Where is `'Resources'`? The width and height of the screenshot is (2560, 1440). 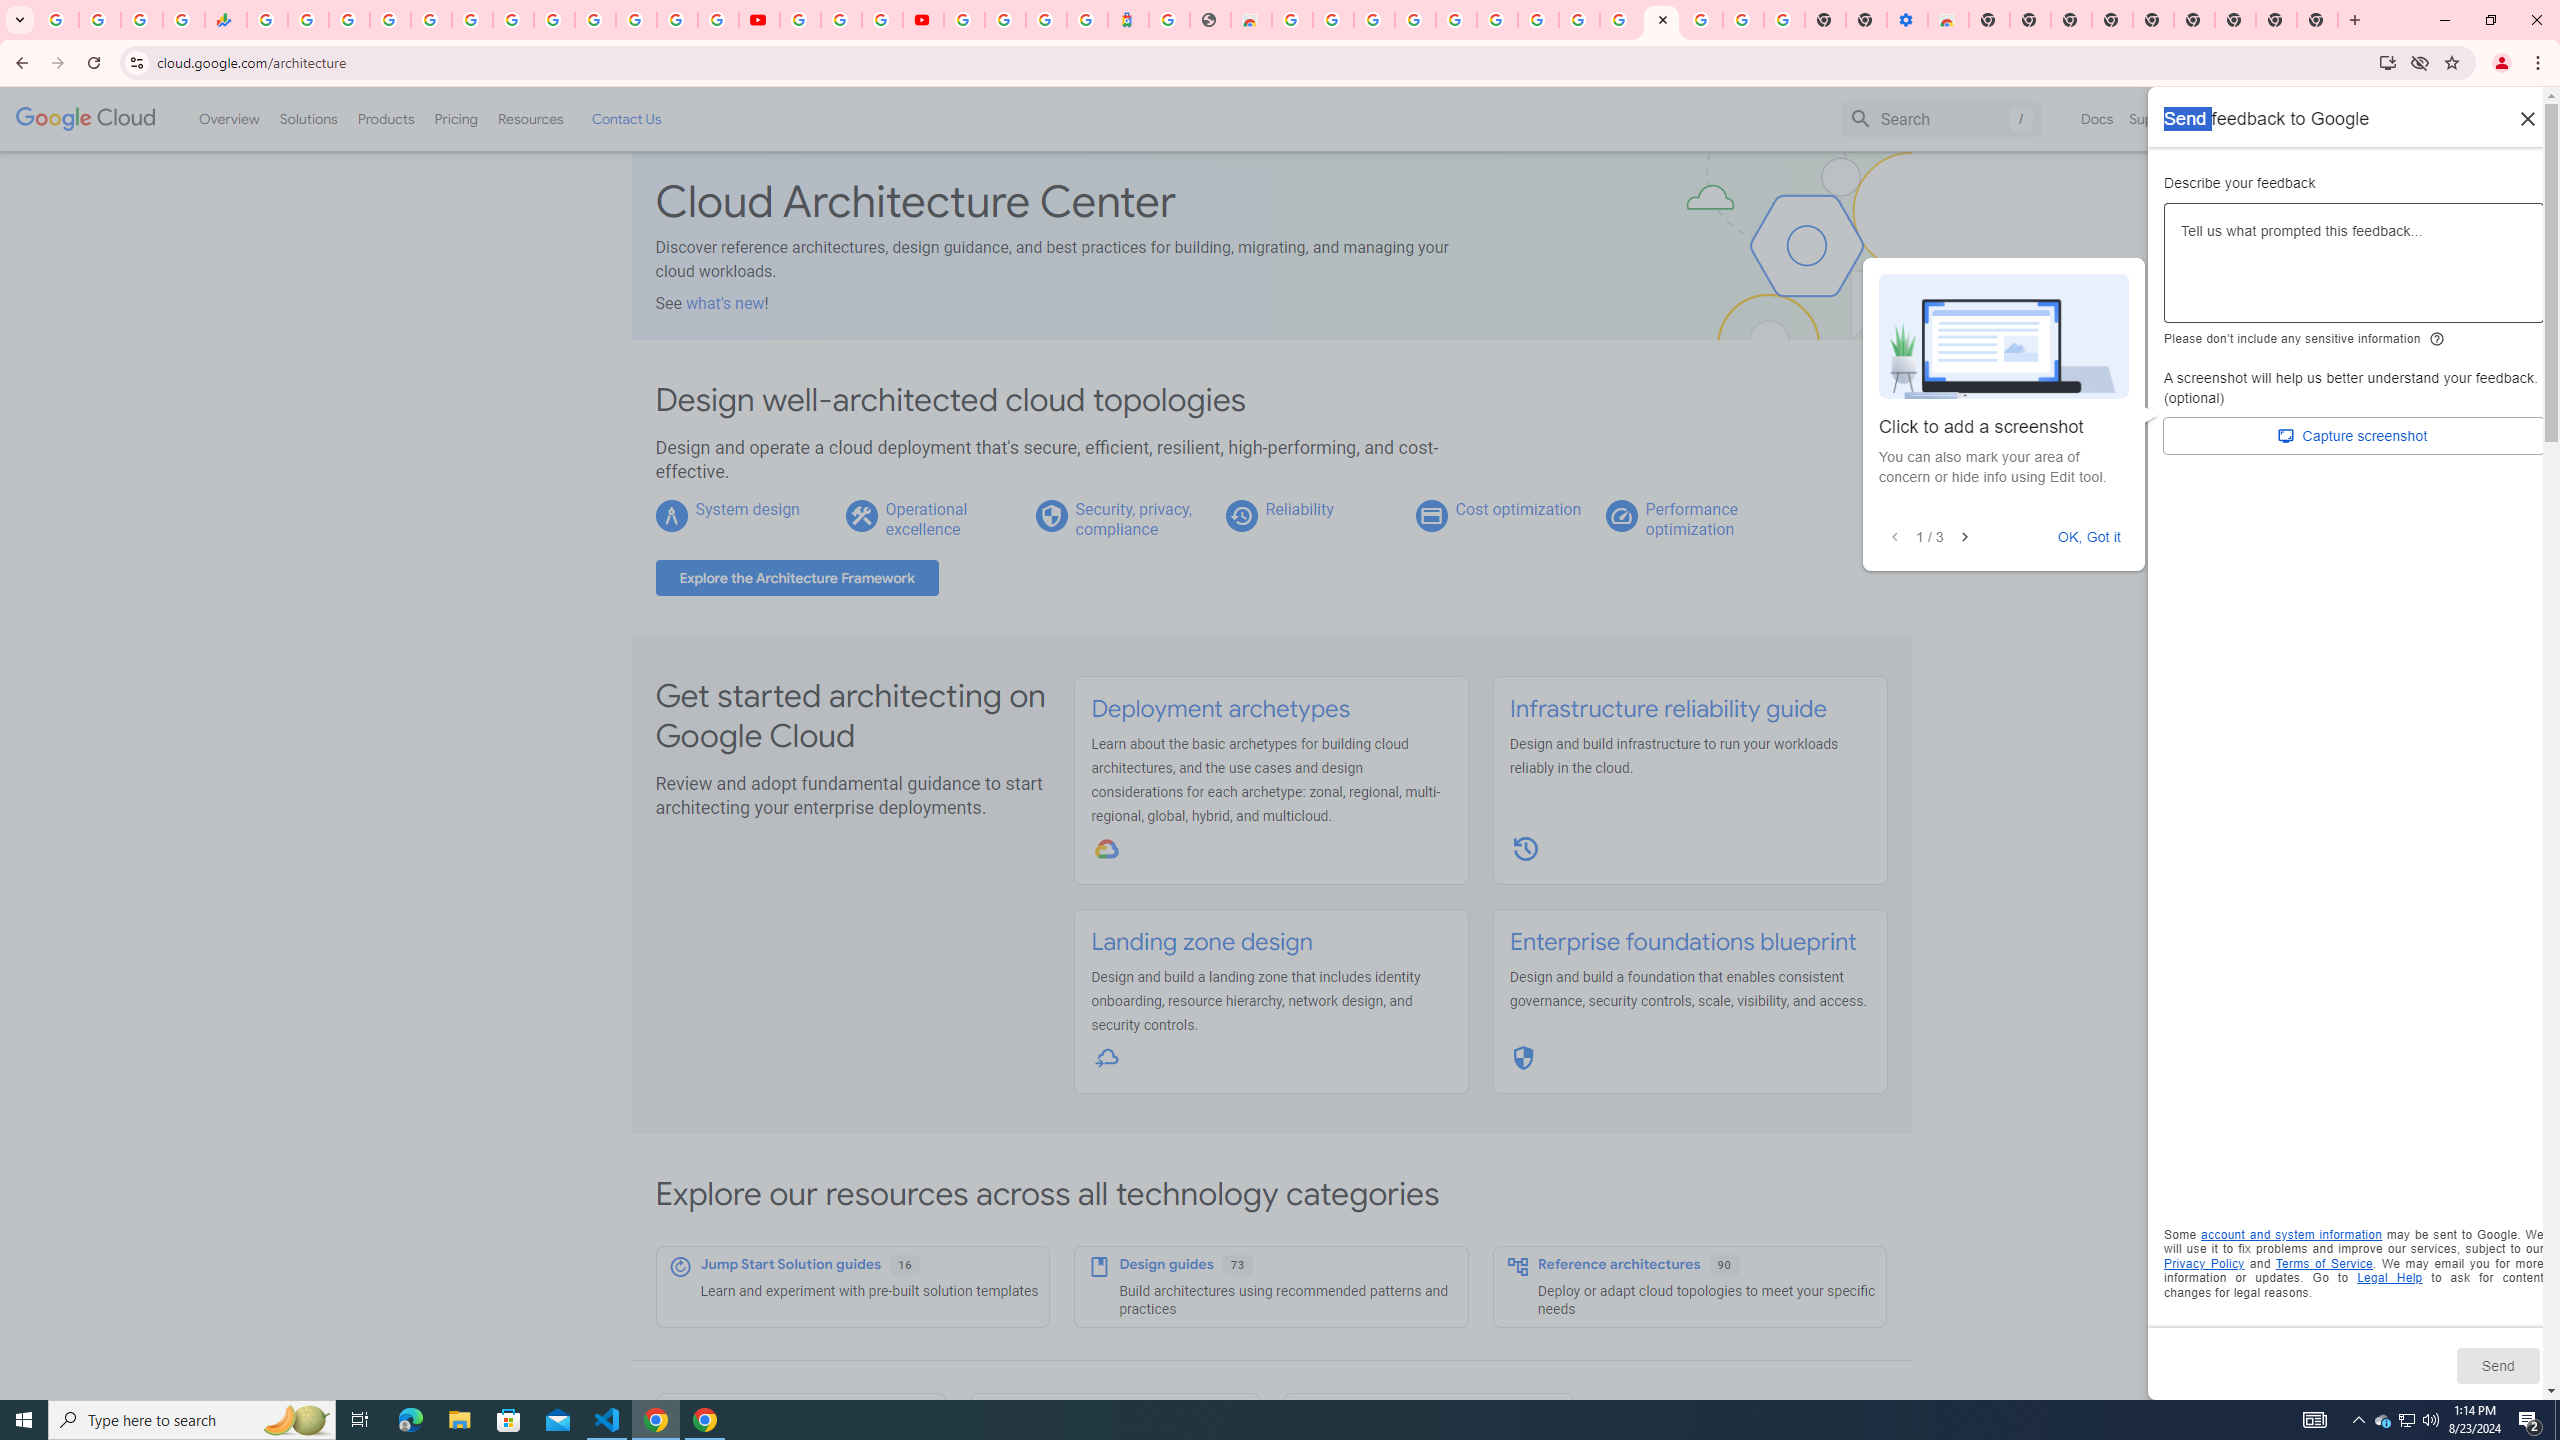
'Resources' is located at coordinates (529, 118).